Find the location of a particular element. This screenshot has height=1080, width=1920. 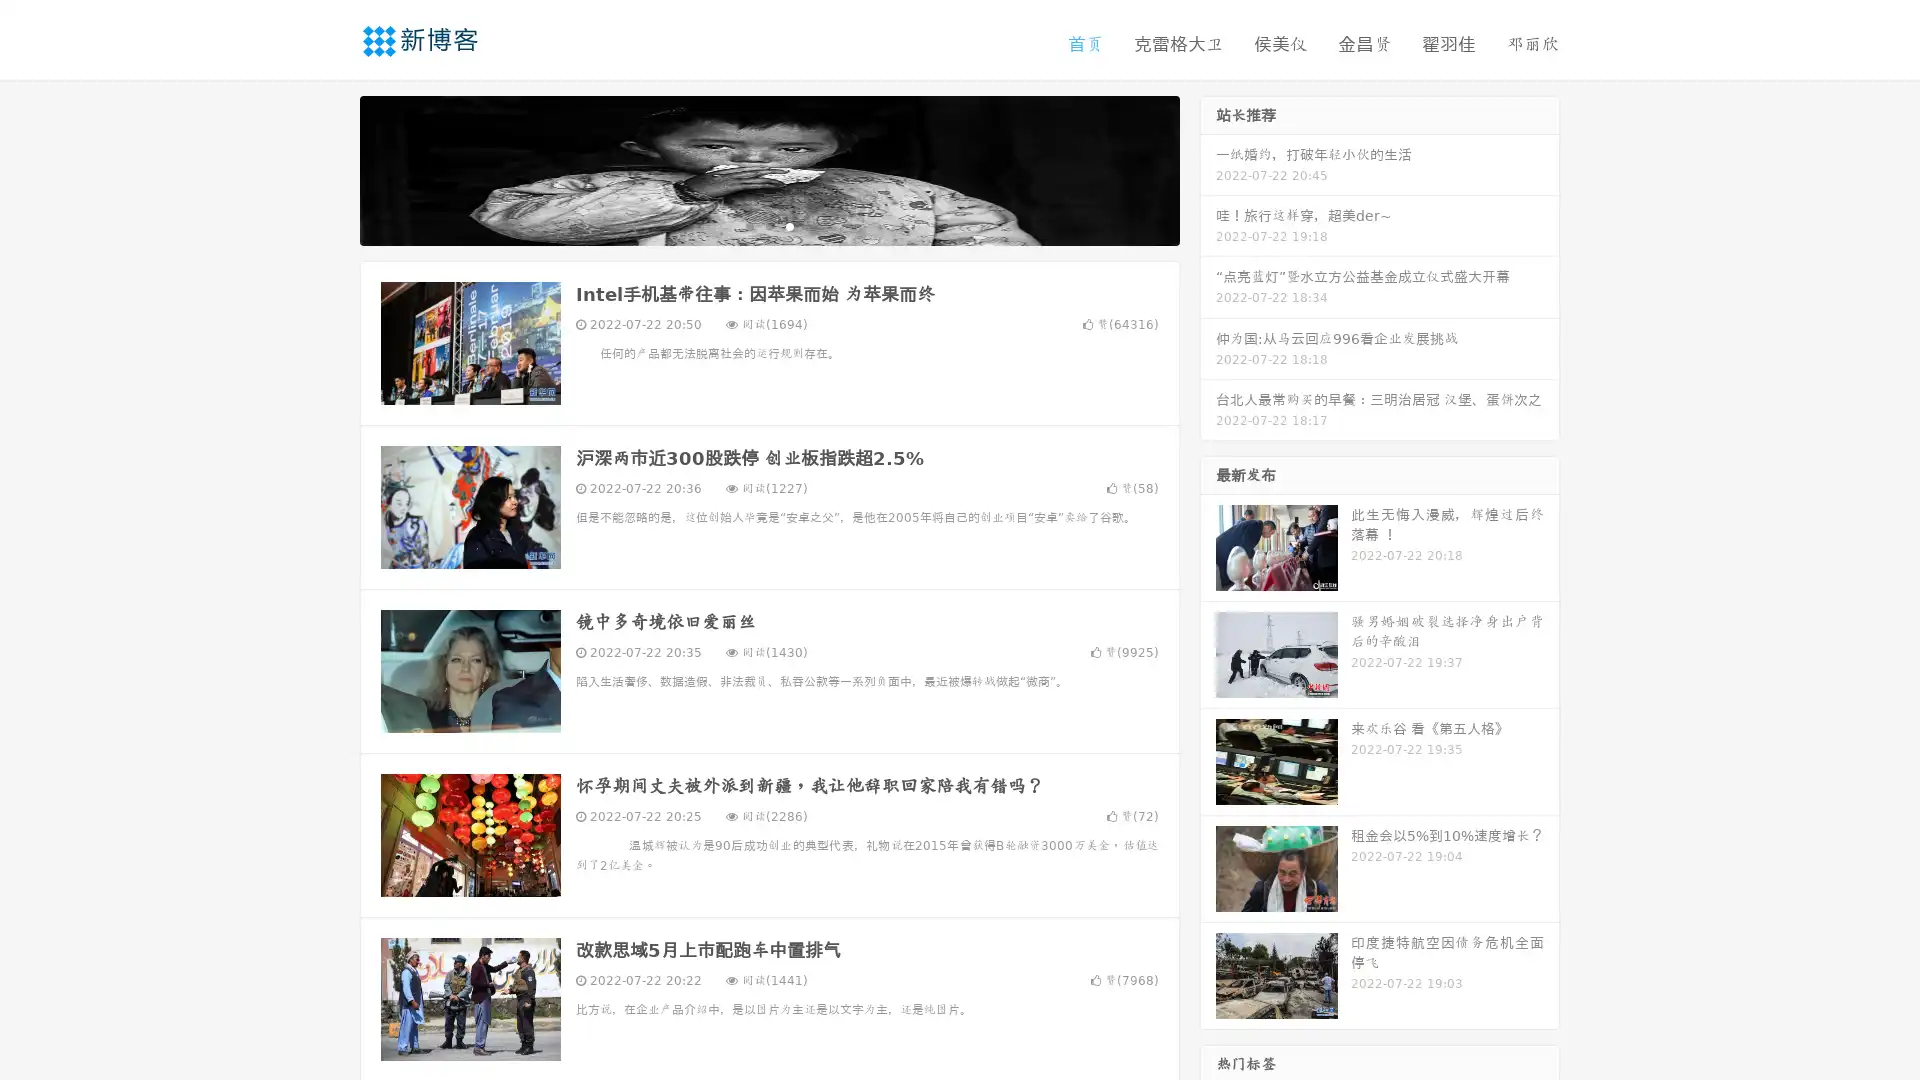

Go to slide 3 is located at coordinates (789, 225).